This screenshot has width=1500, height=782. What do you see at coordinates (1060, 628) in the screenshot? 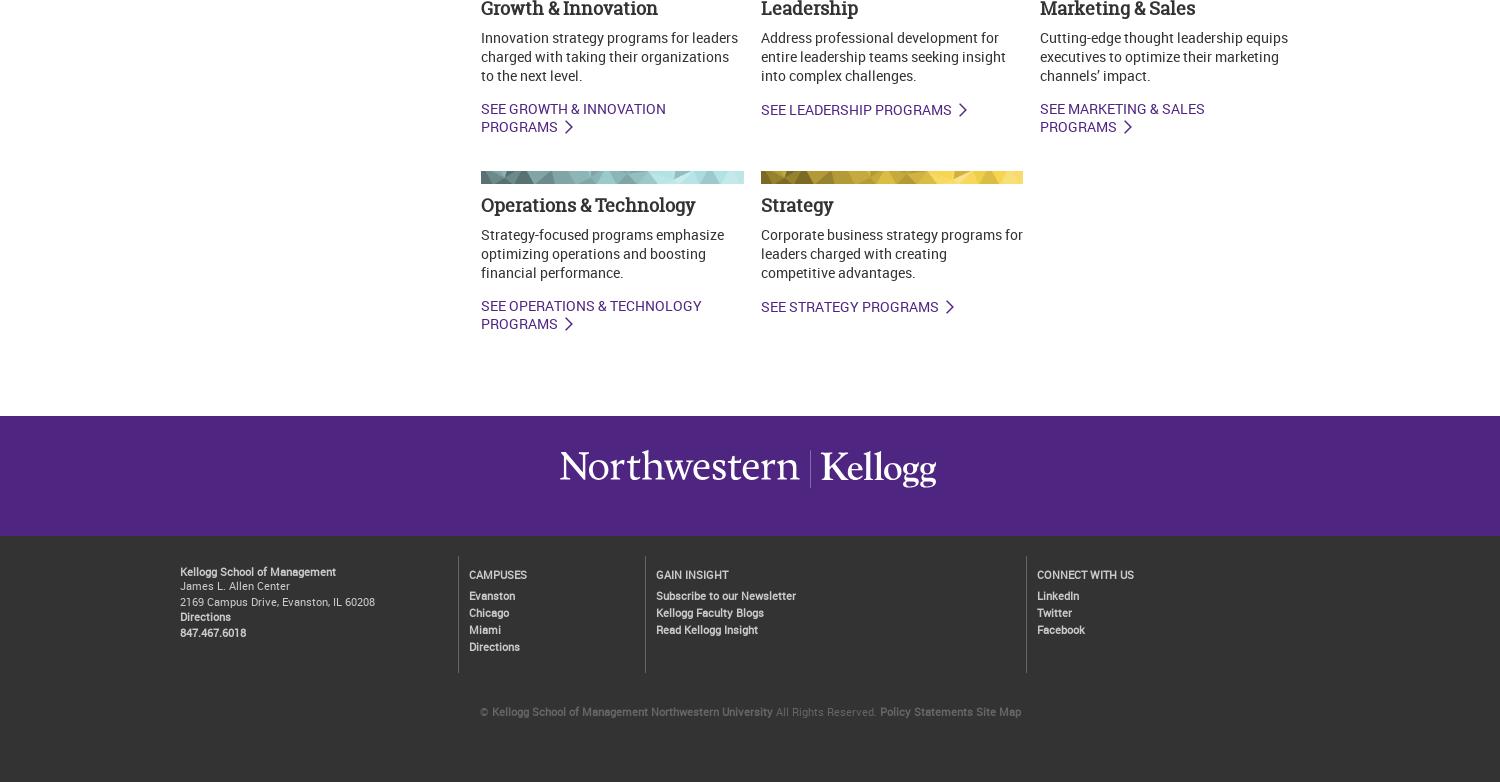
I see `'Facebook'` at bounding box center [1060, 628].